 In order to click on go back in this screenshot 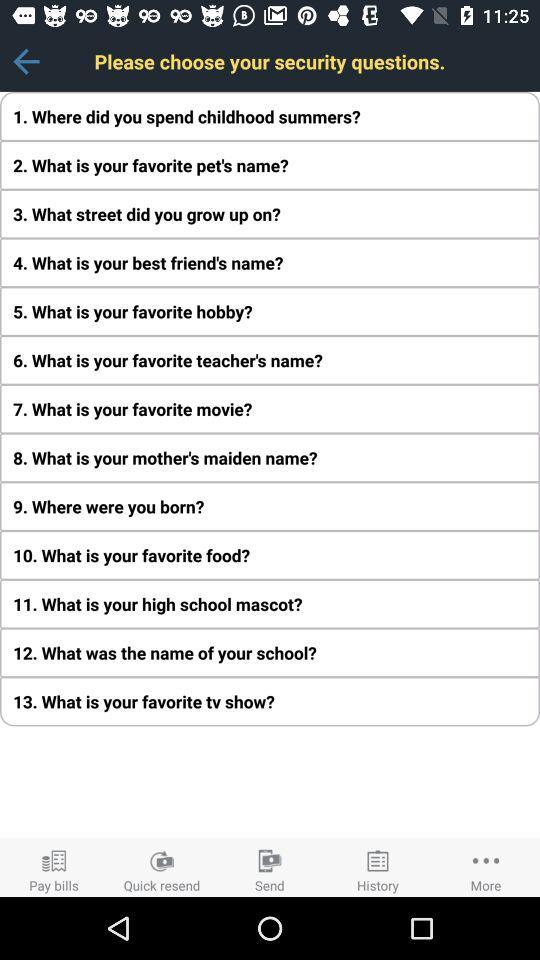, I will do `click(25, 61)`.